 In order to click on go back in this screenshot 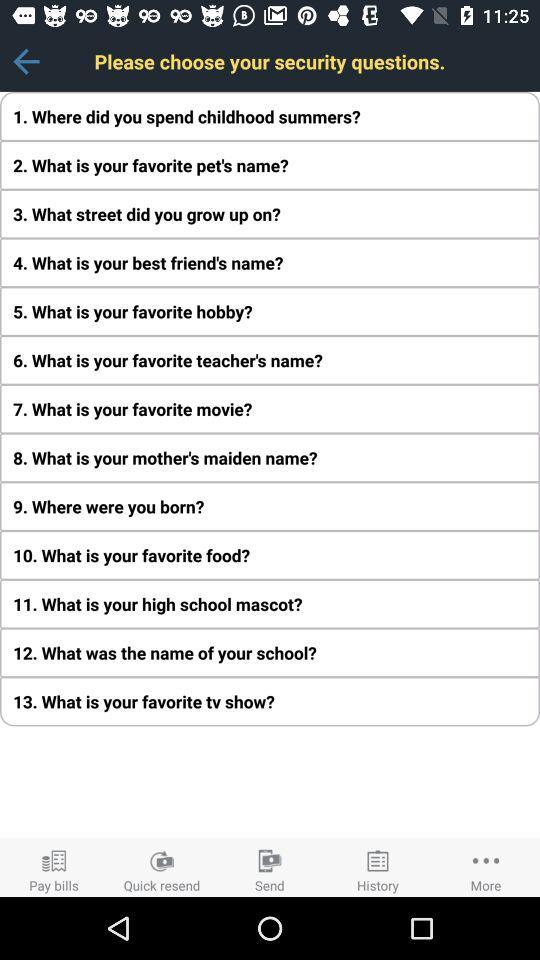, I will do `click(25, 61)`.